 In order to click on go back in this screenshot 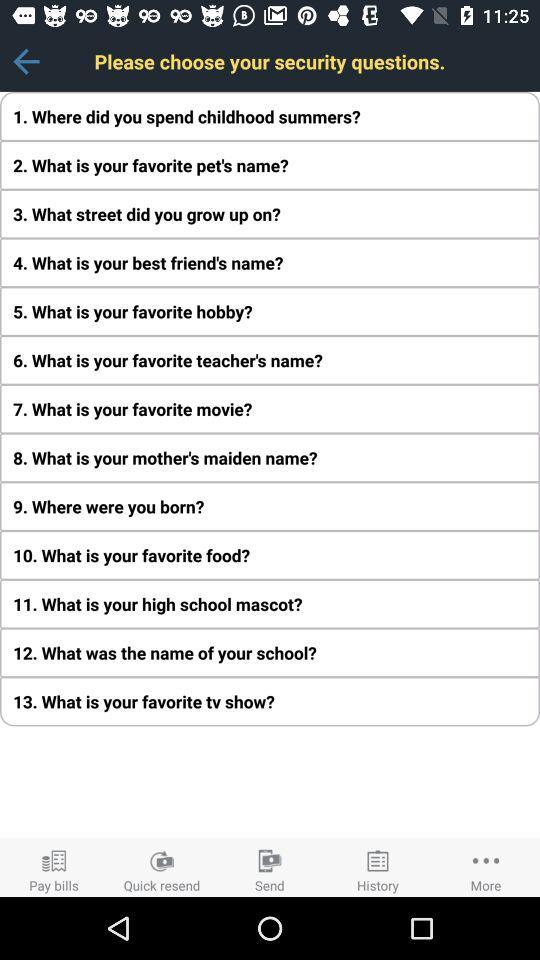, I will do `click(25, 61)`.